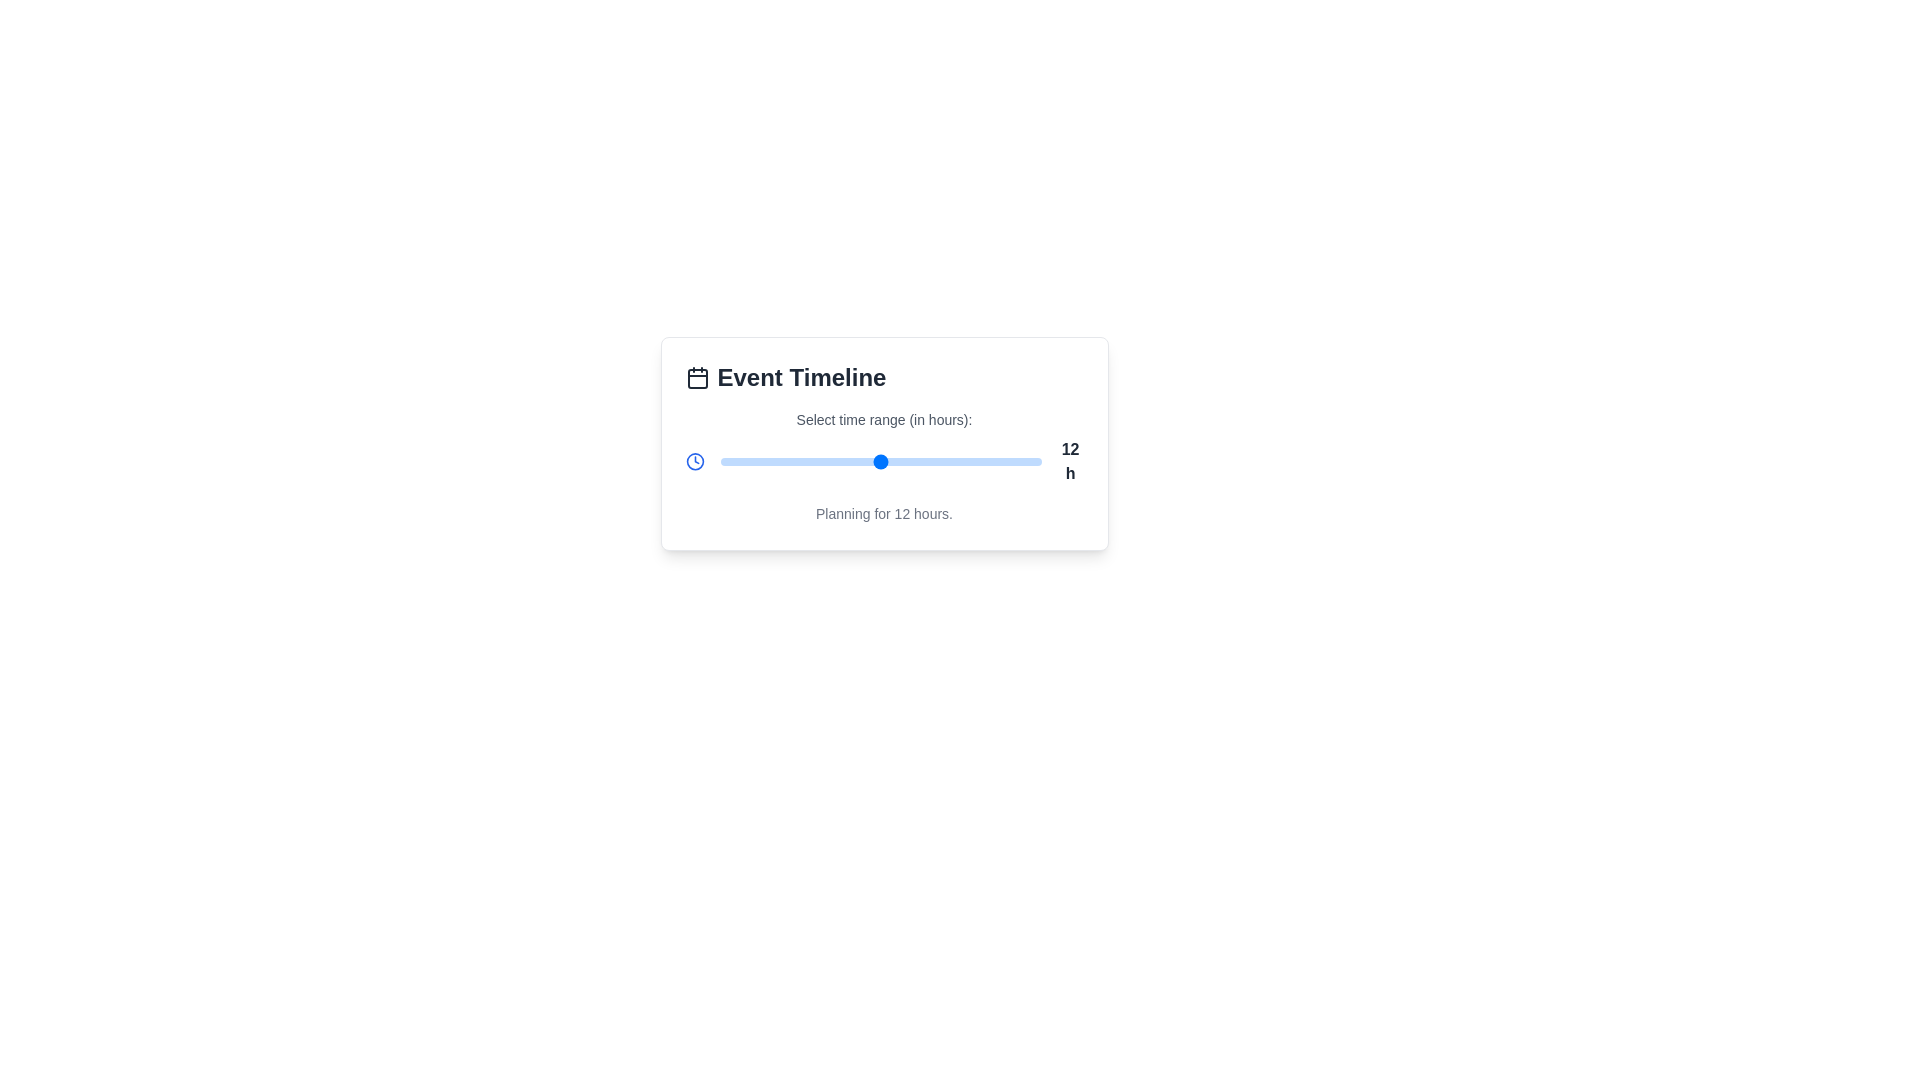  I want to click on the time range, so click(1001, 462).